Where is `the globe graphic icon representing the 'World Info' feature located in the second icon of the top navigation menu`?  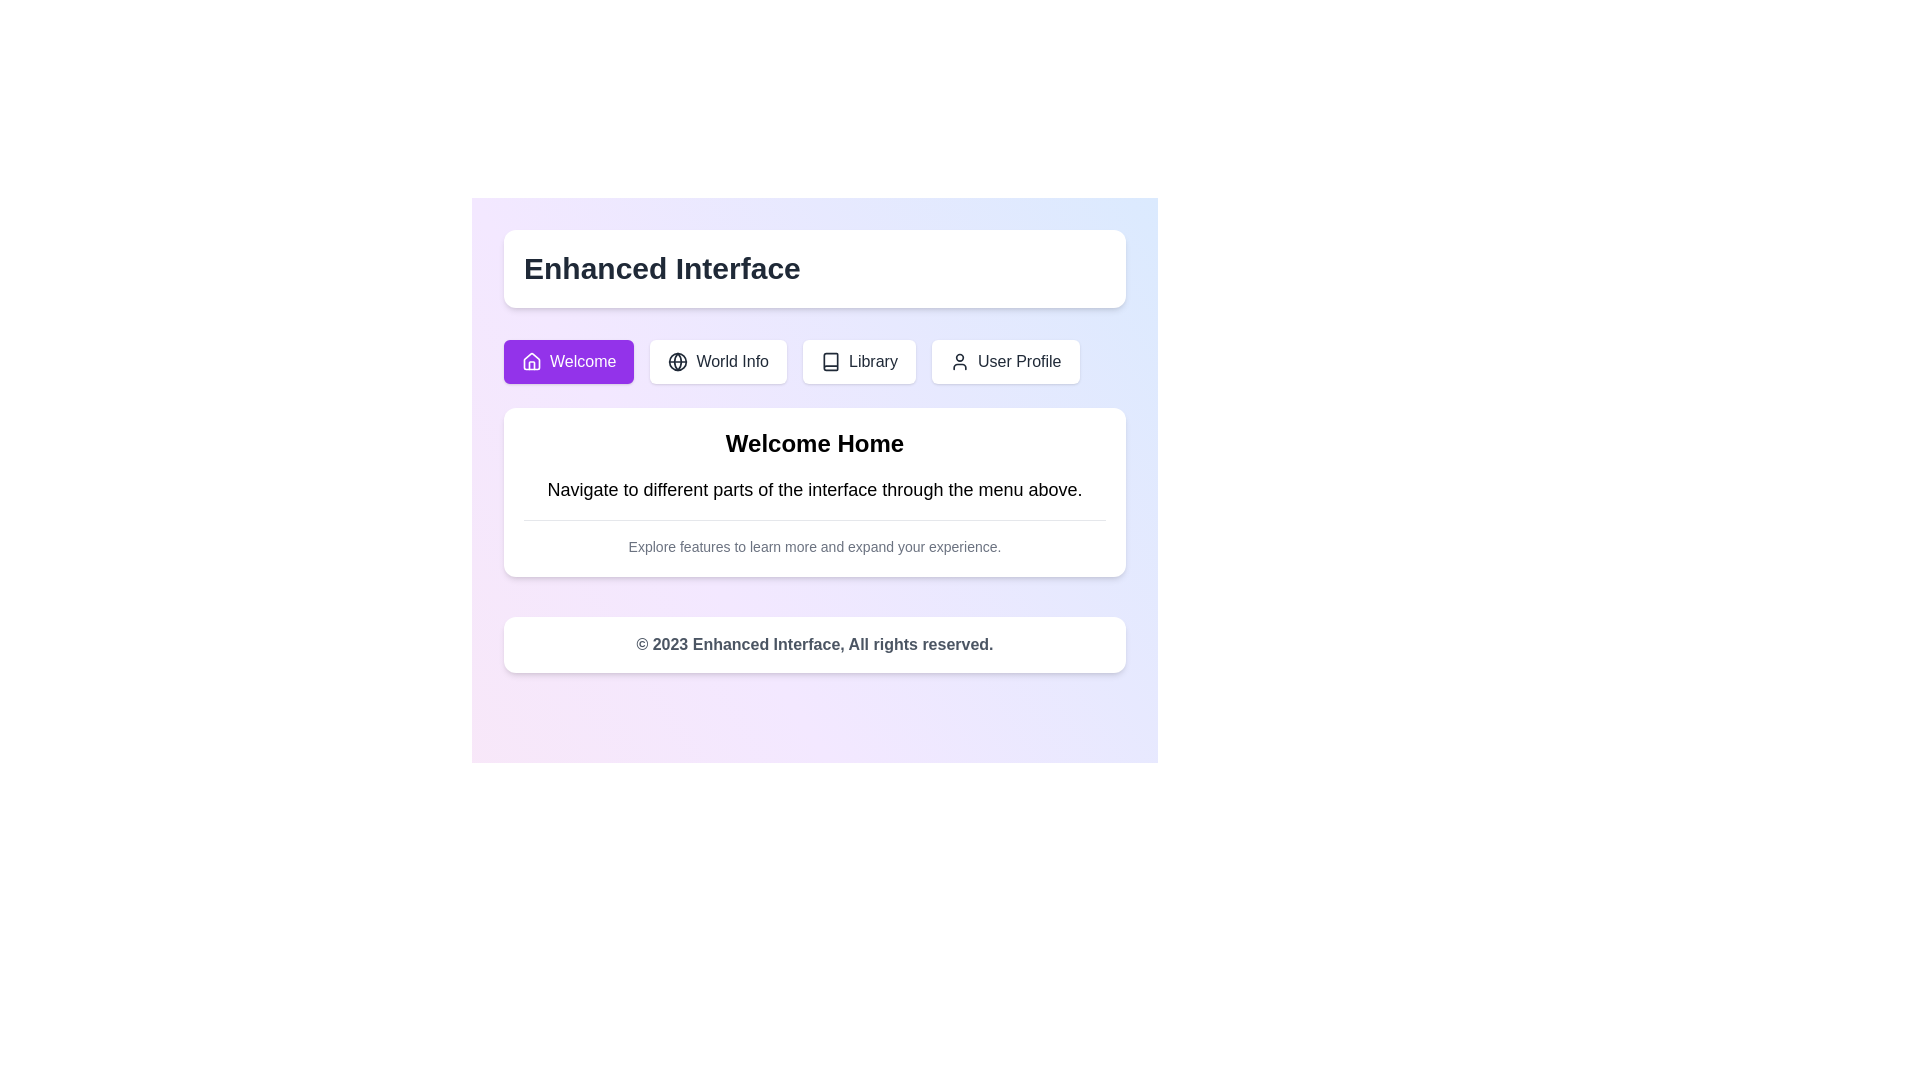
the globe graphic icon representing the 'World Info' feature located in the second icon of the top navigation menu is located at coordinates (678, 361).